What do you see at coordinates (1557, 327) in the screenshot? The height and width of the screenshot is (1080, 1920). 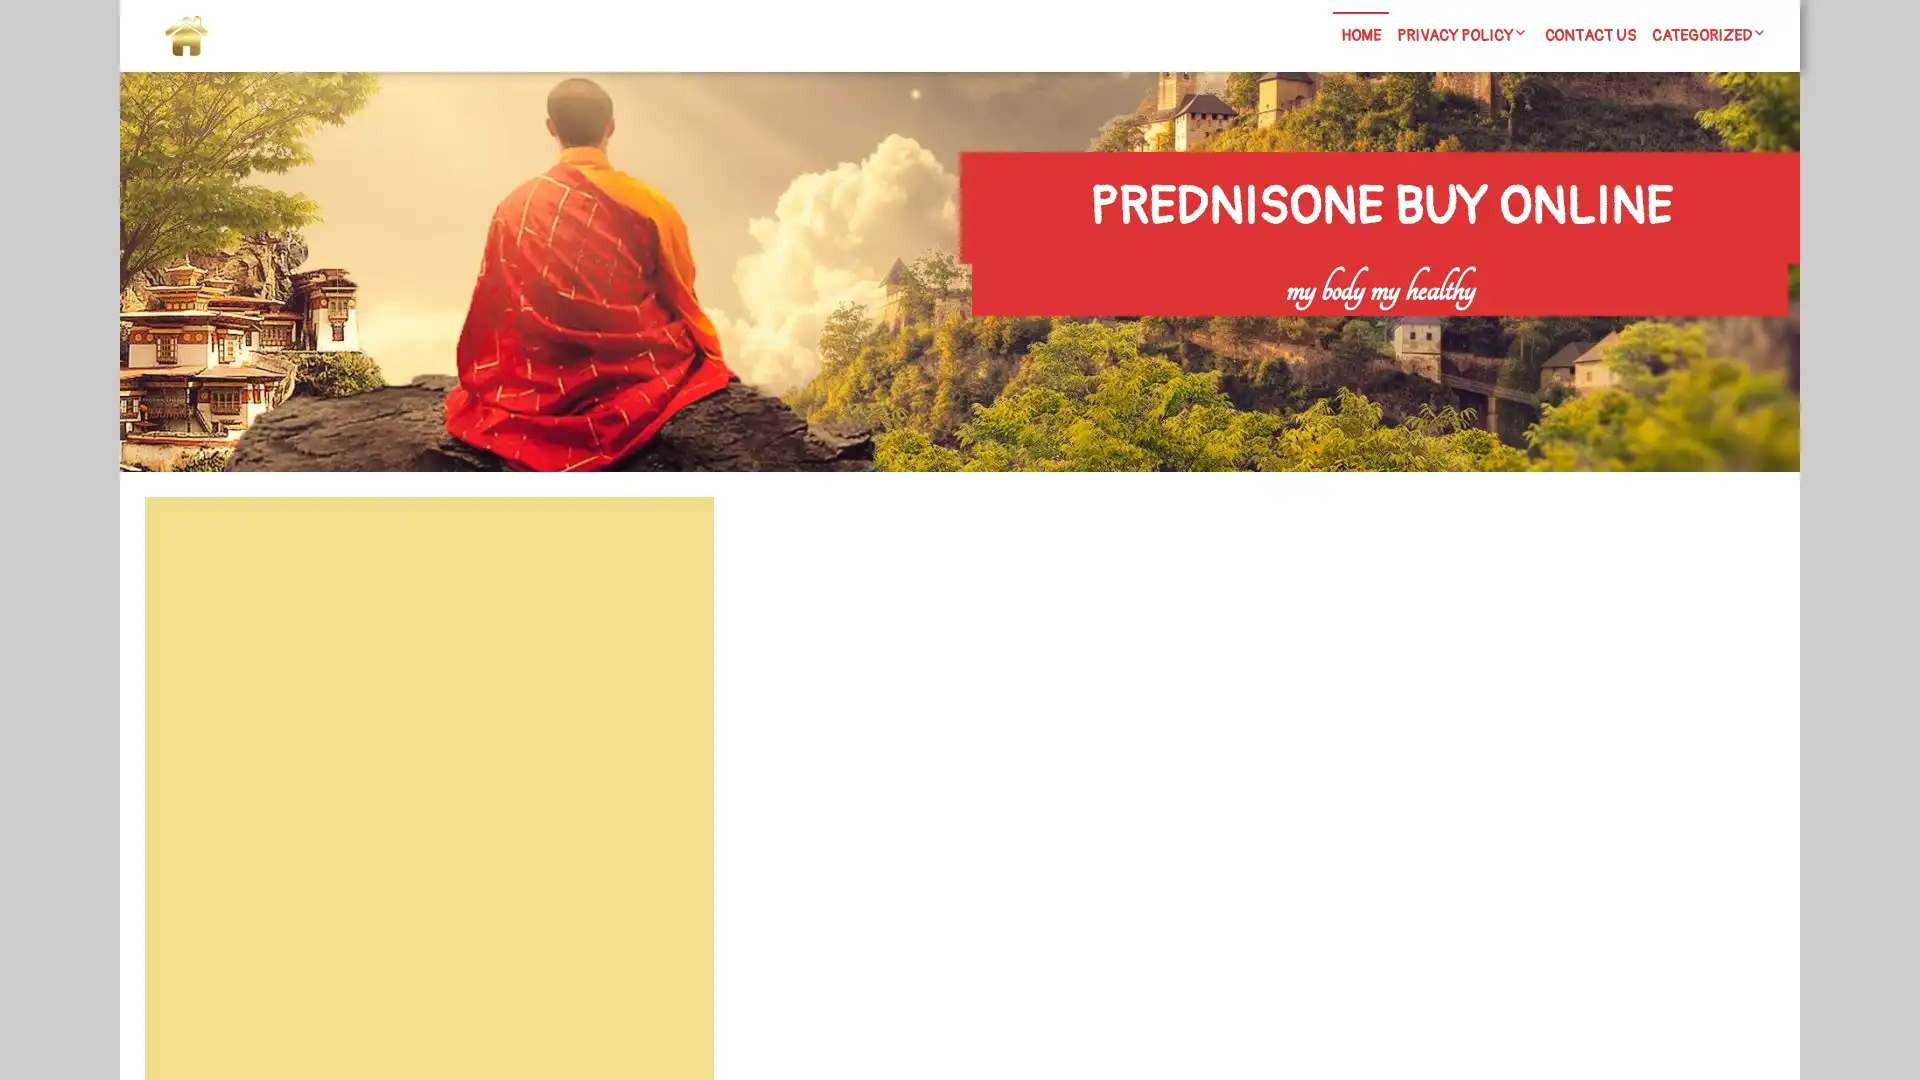 I see `Search` at bounding box center [1557, 327].